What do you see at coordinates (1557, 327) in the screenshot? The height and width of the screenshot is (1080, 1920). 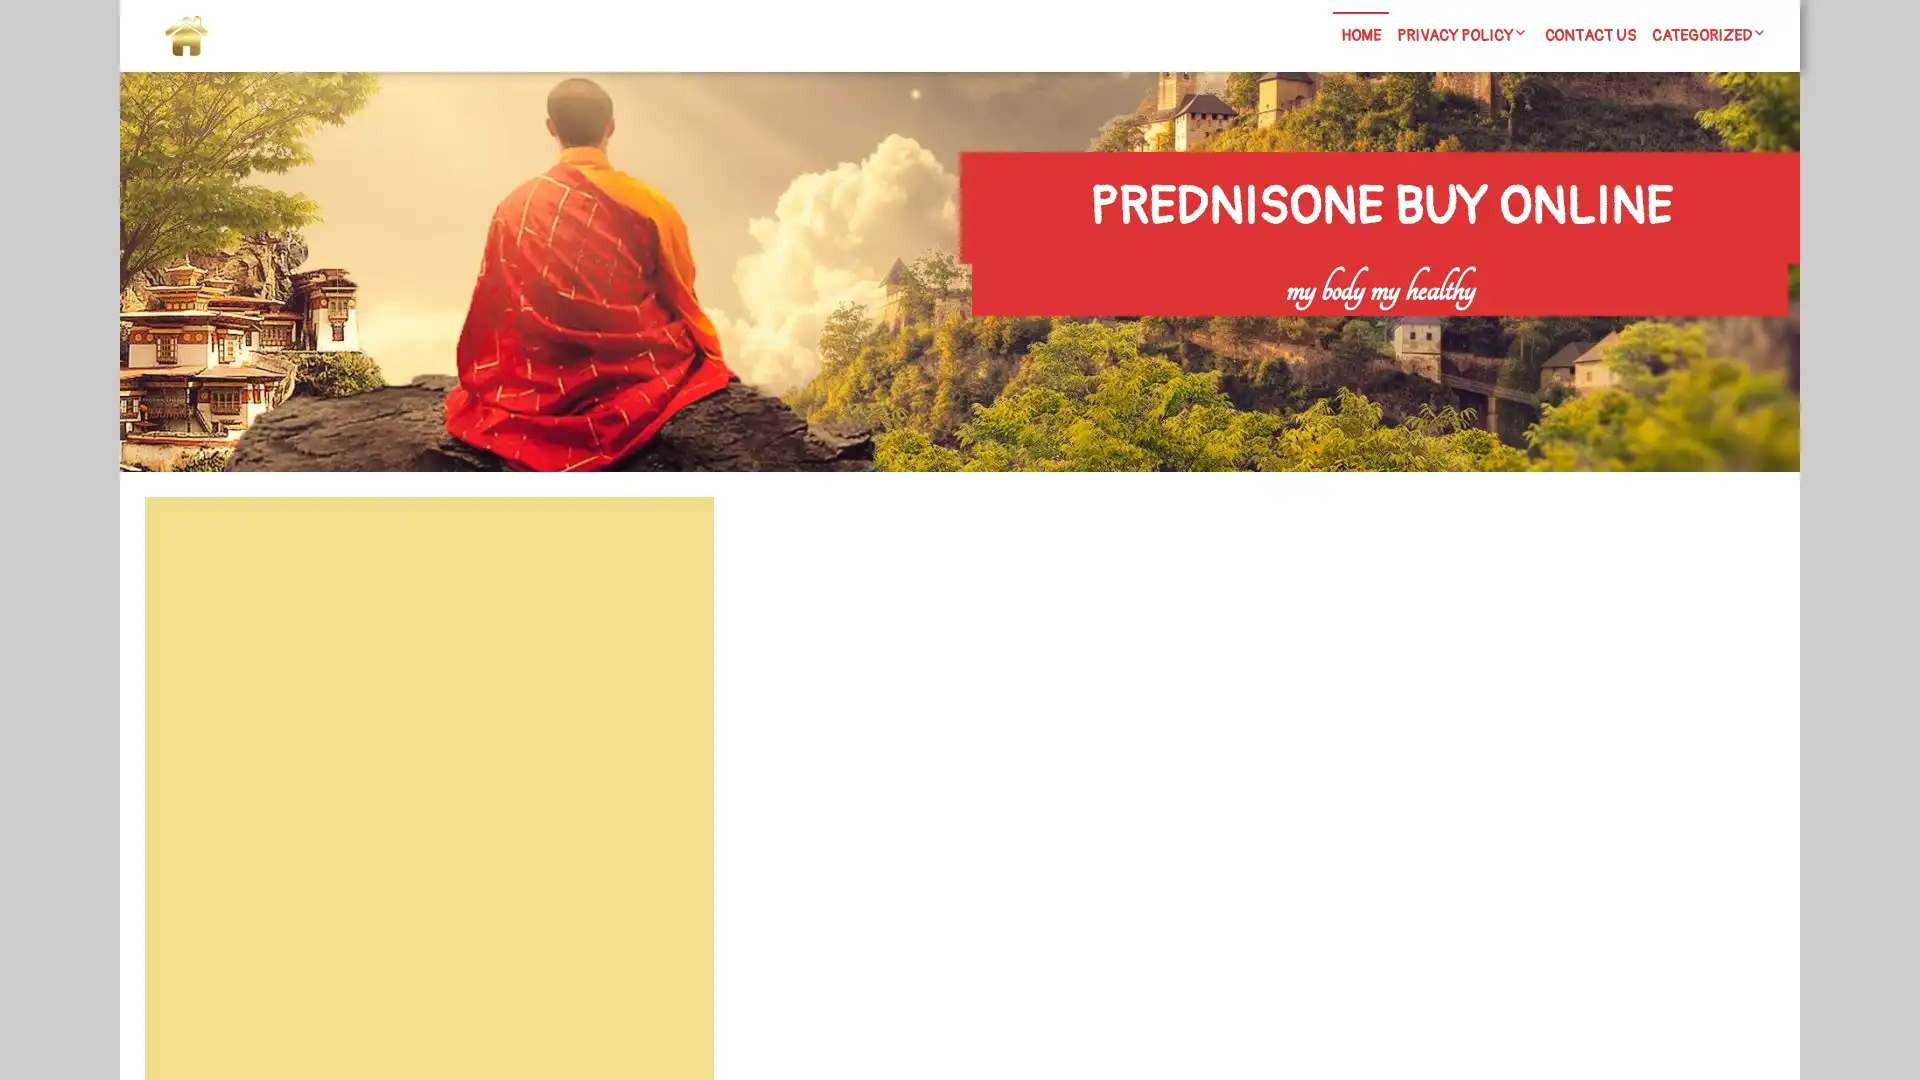 I see `Search` at bounding box center [1557, 327].